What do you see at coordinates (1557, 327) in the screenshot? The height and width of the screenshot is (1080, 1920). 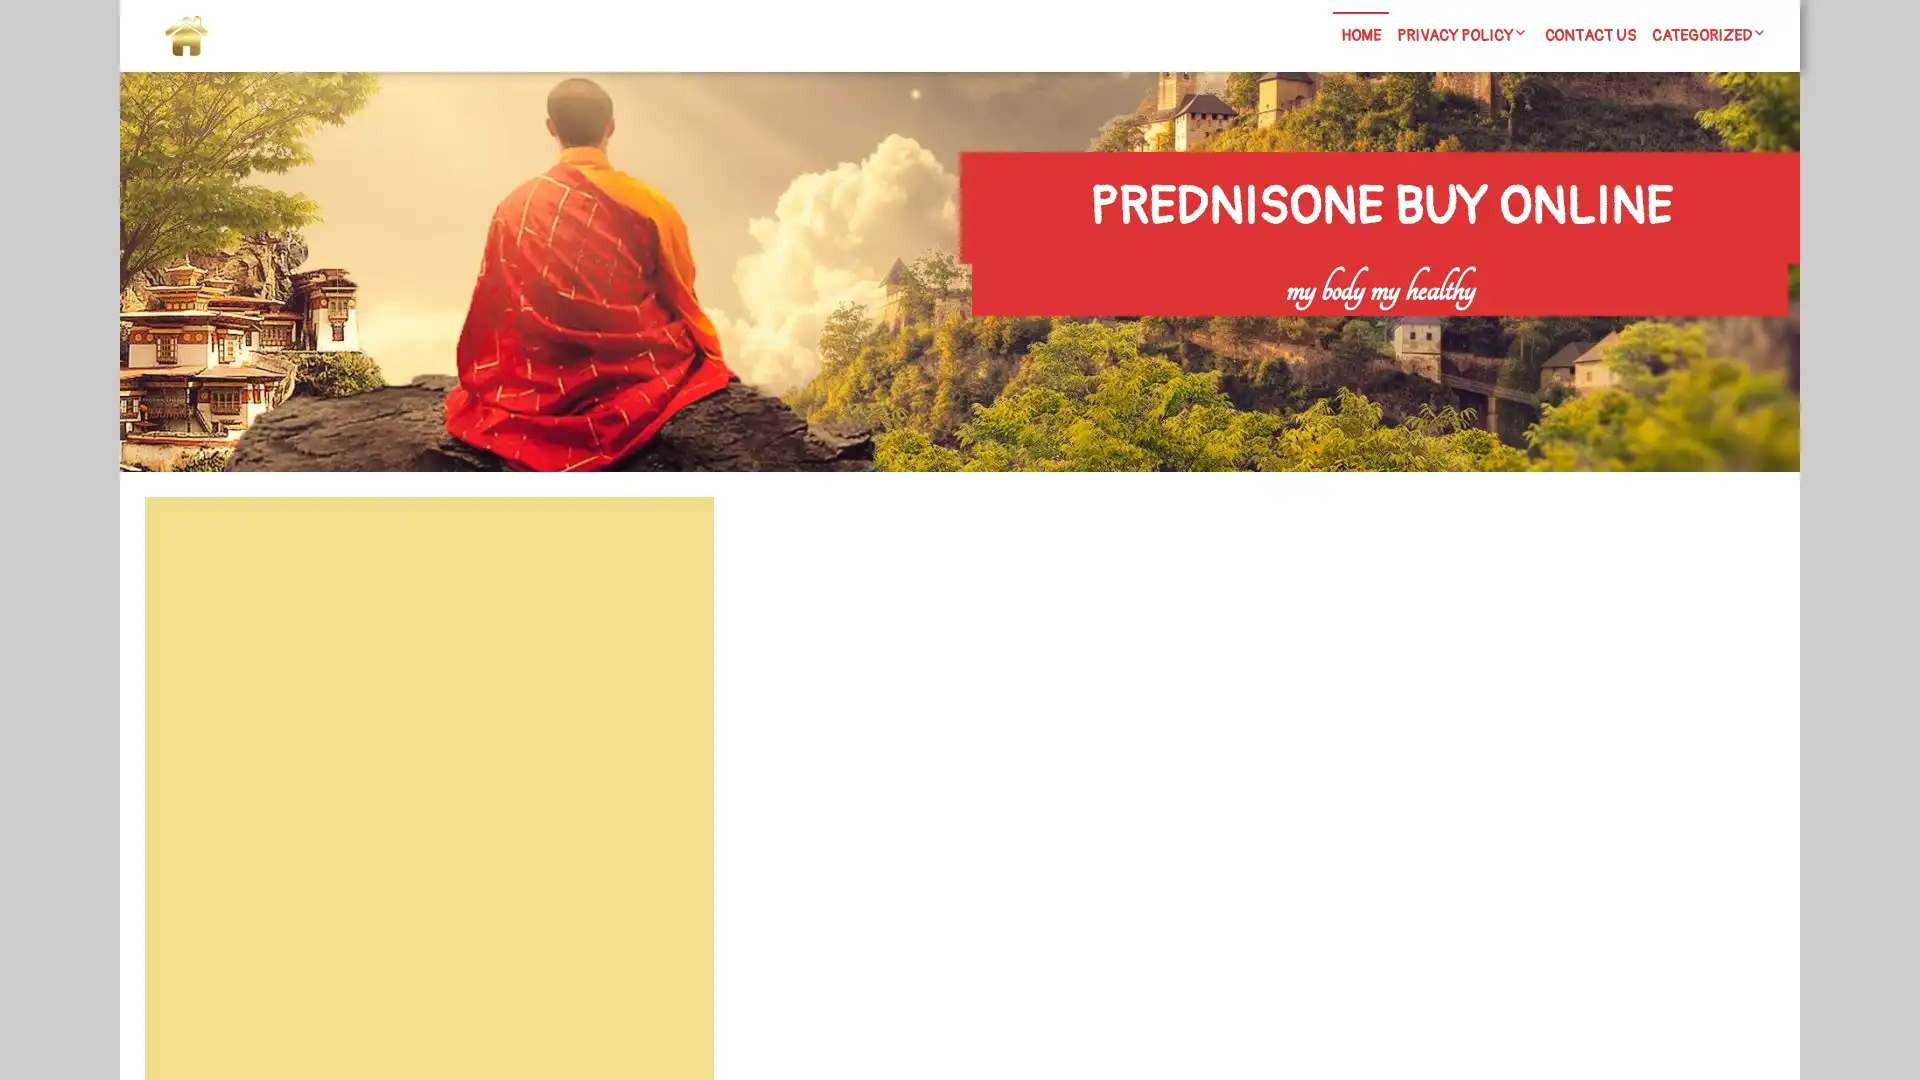 I see `Search` at bounding box center [1557, 327].